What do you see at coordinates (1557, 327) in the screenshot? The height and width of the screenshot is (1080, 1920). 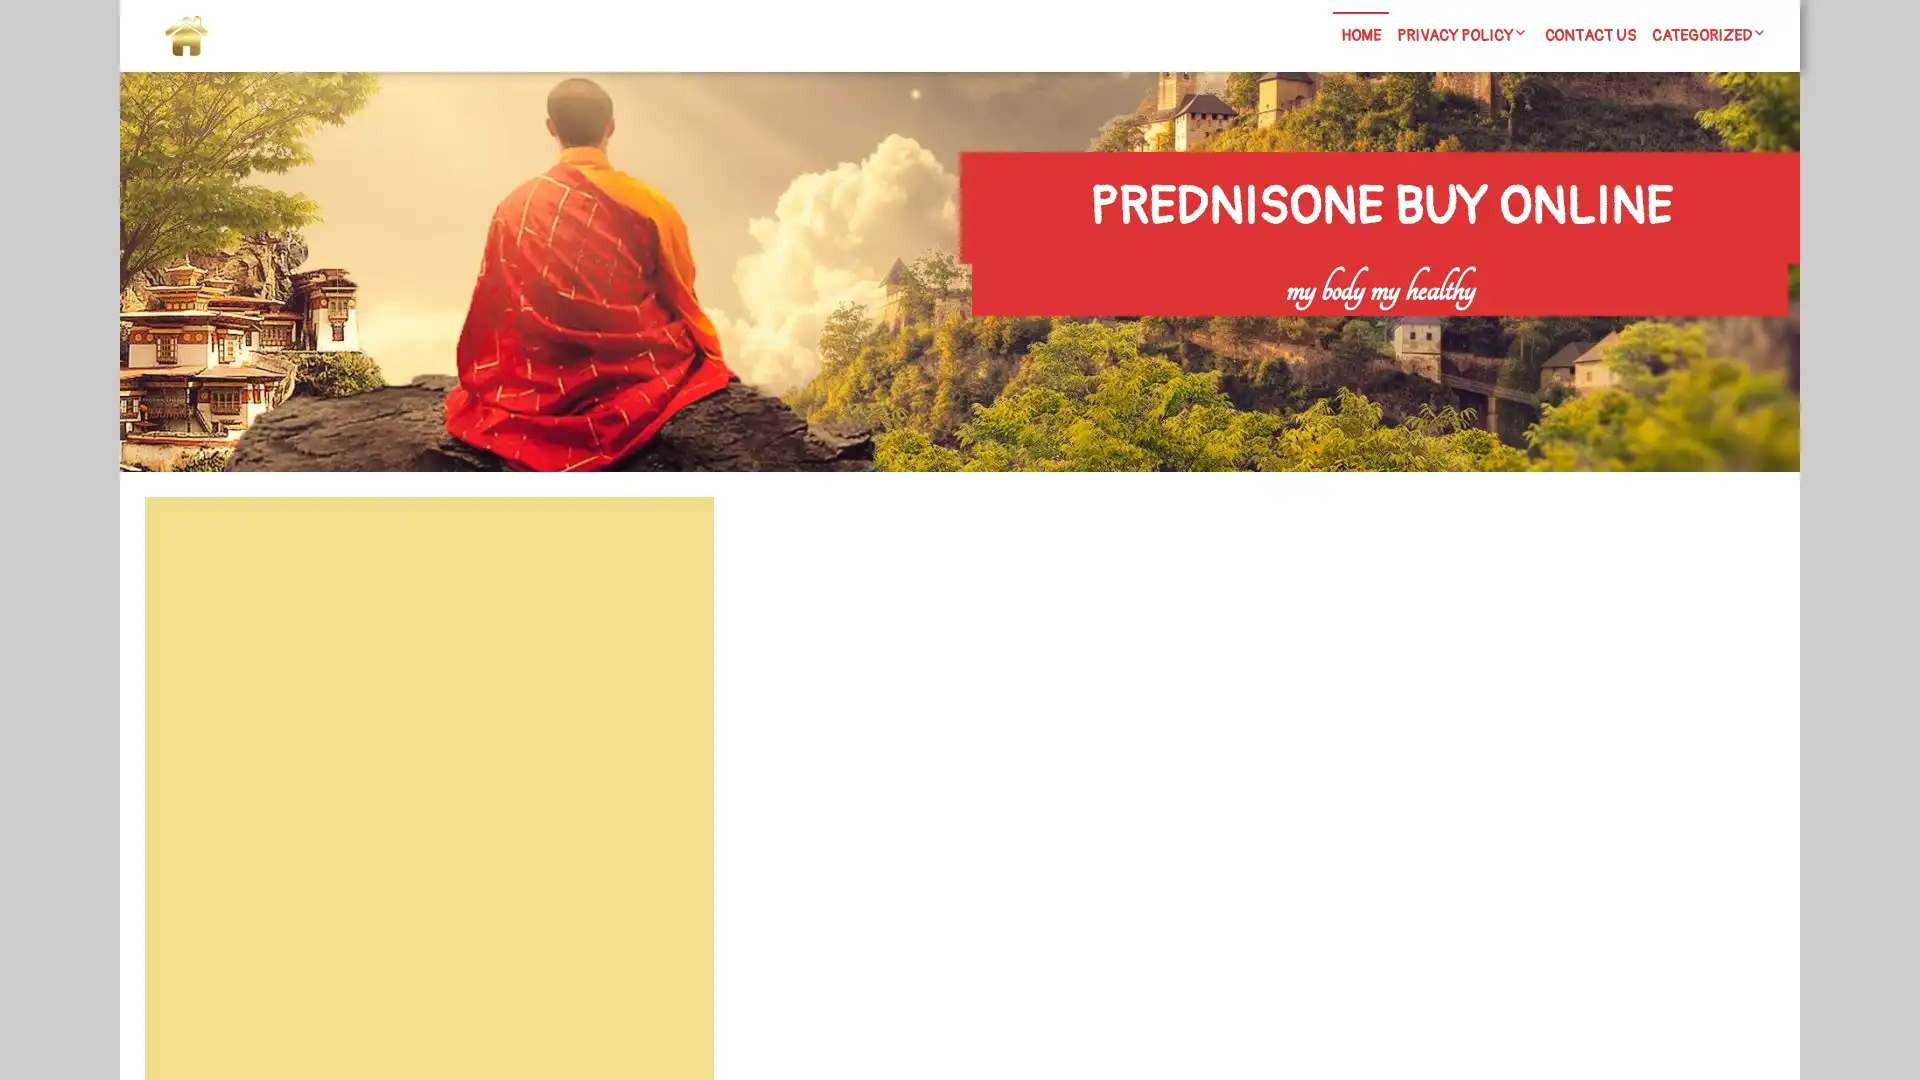 I see `Search` at bounding box center [1557, 327].